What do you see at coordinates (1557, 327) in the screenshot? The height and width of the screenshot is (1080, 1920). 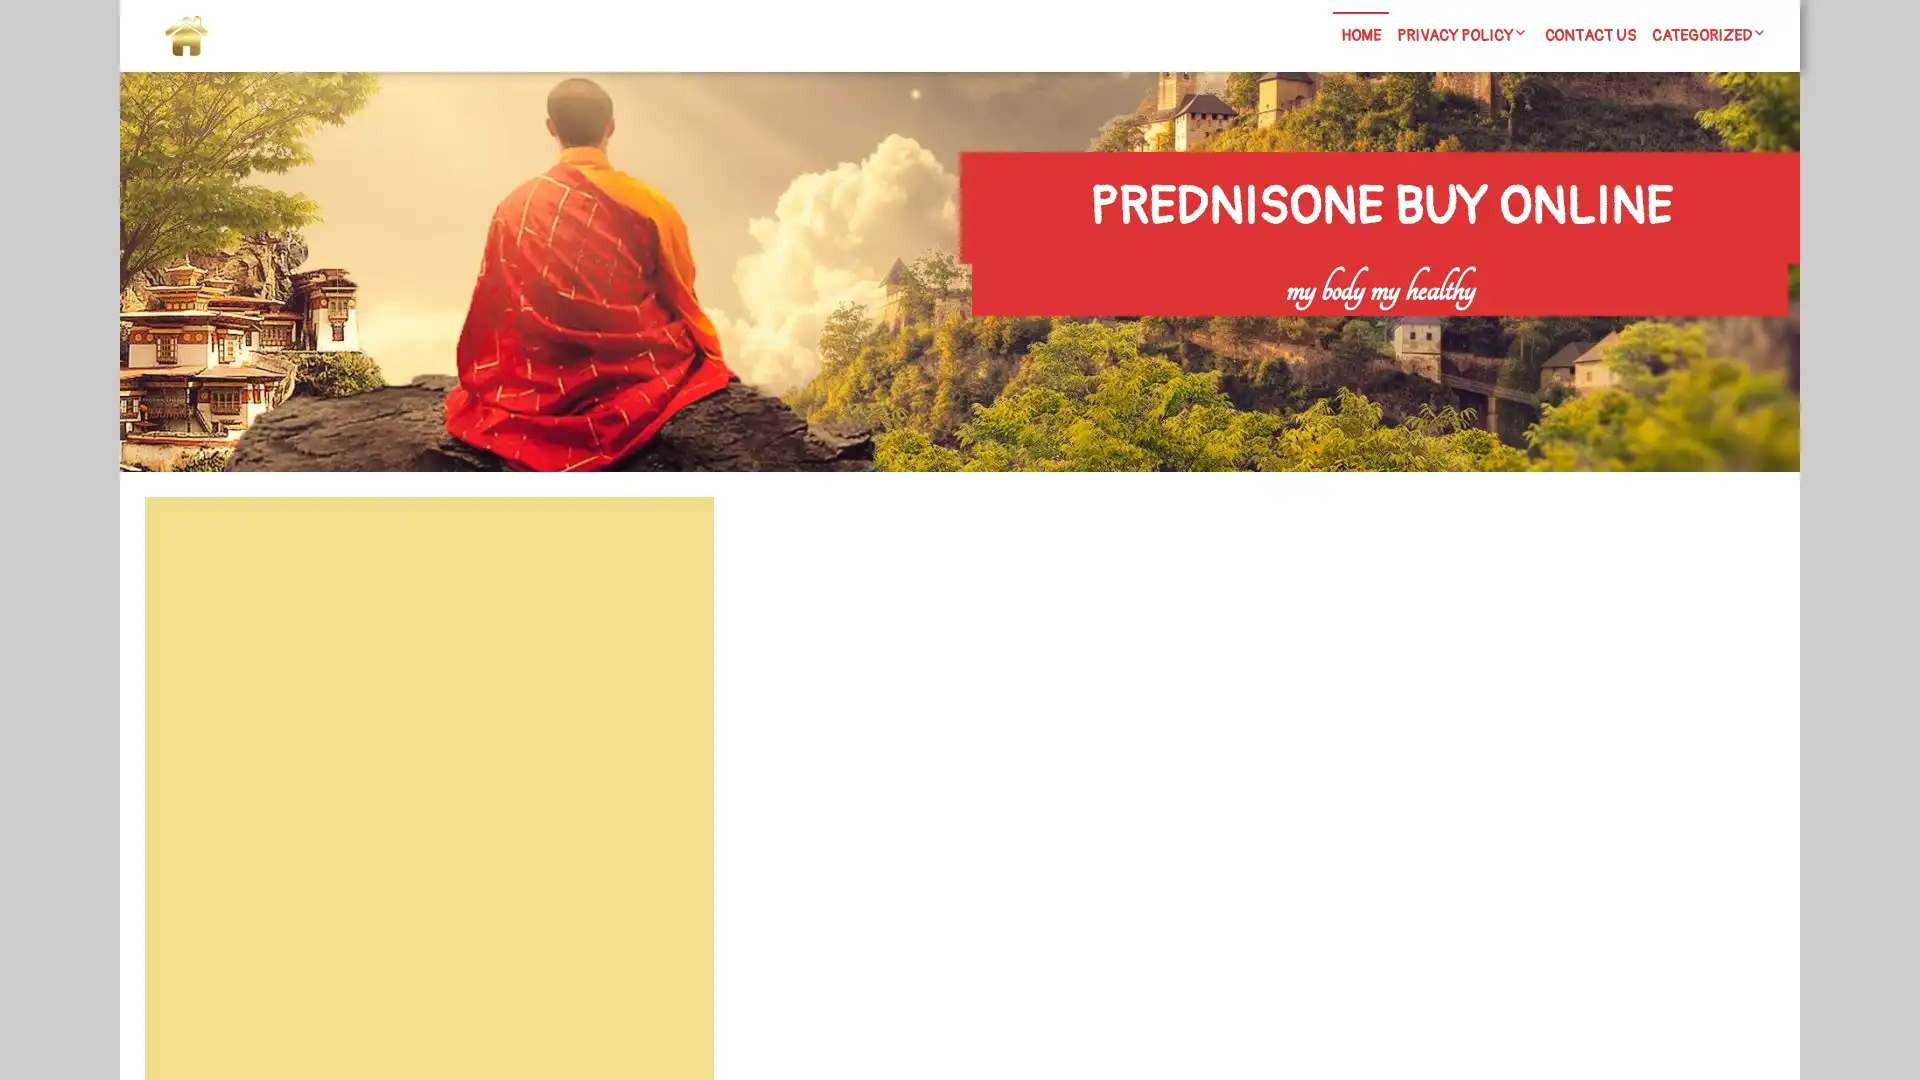 I see `Search` at bounding box center [1557, 327].